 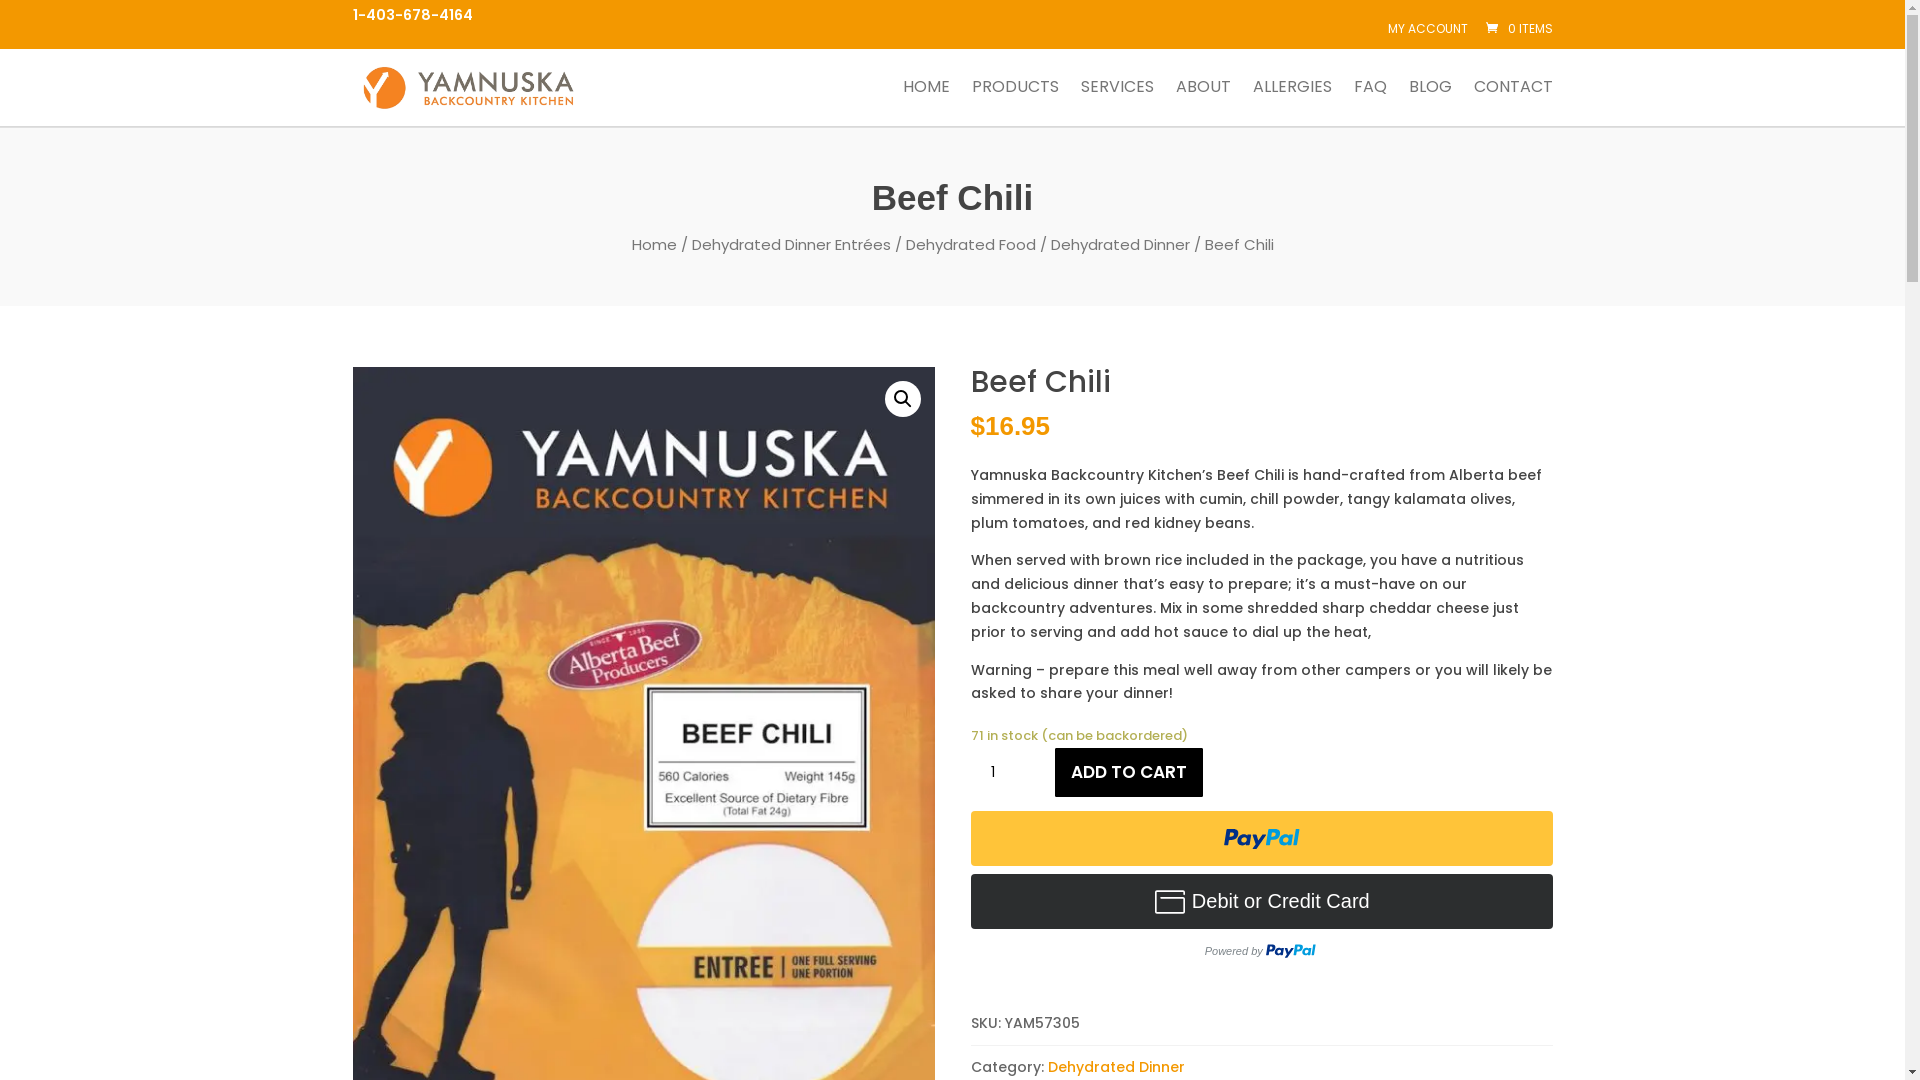 I want to click on 'SERVICES', so click(x=1115, y=102).